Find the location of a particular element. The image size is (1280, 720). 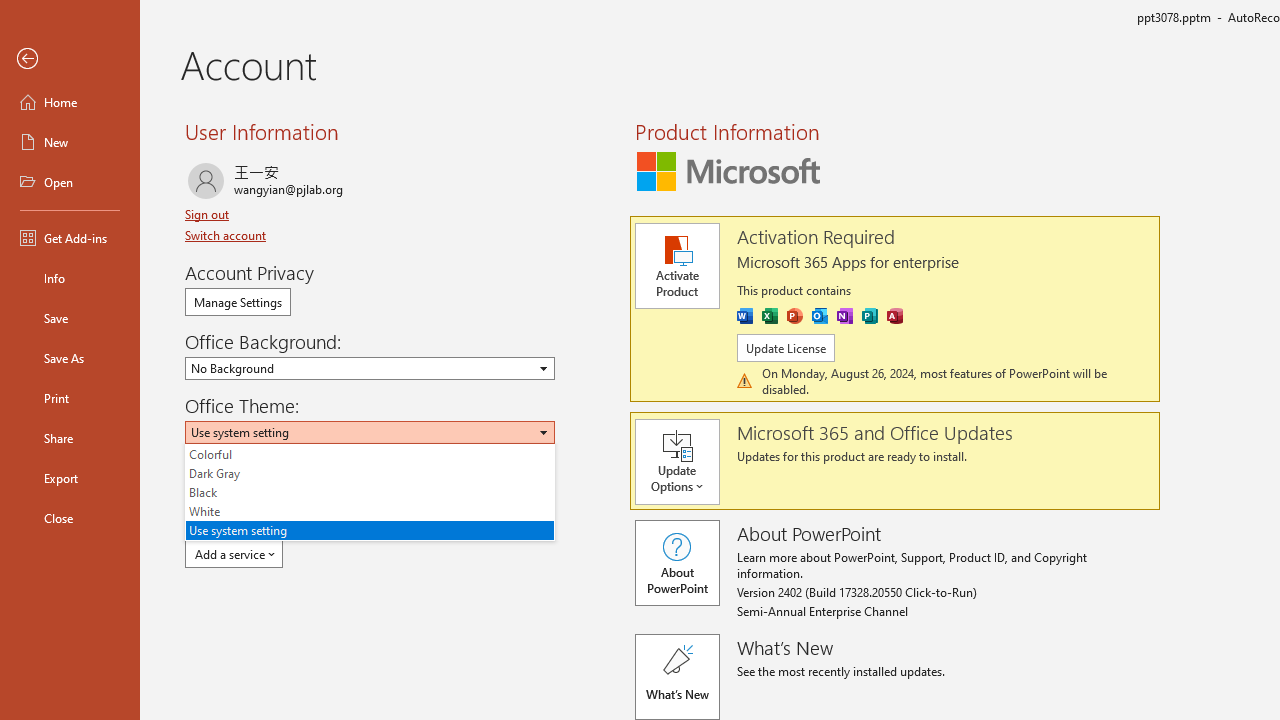

'New' is located at coordinates (69, 140).